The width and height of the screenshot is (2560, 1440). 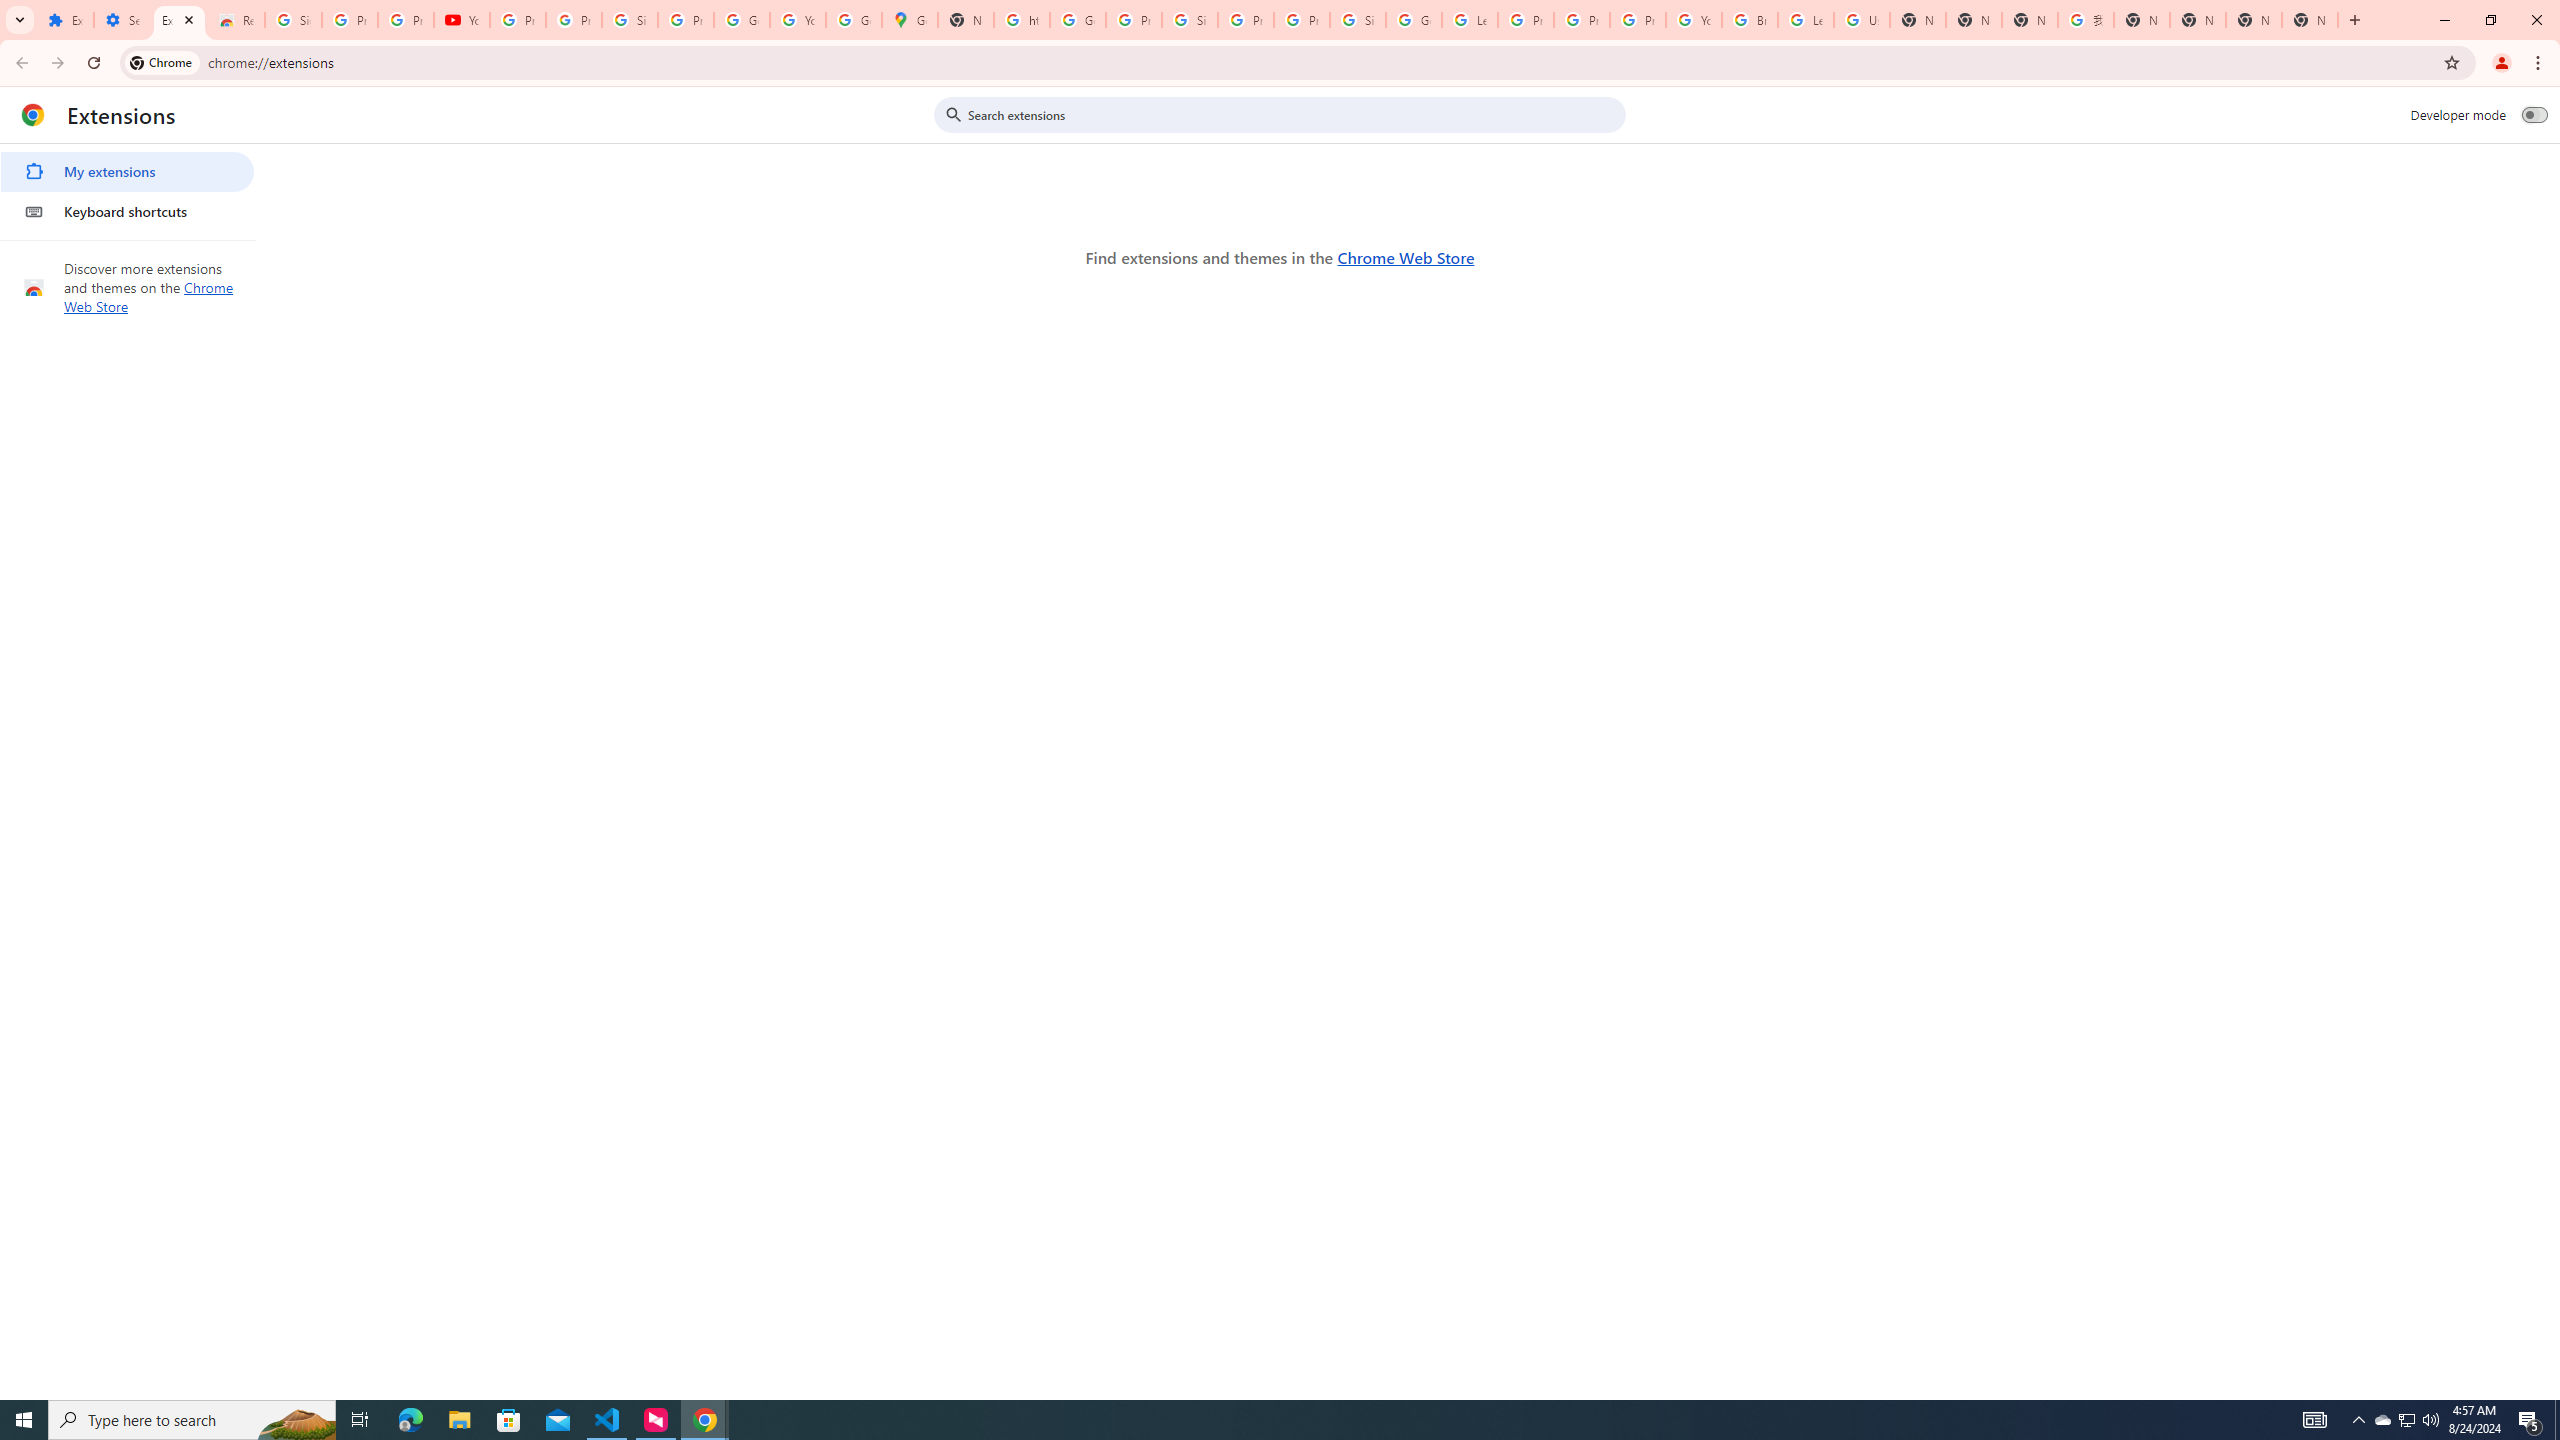 I want to click on 'https://scholar.google.com/', so click(x=1022, y=19).